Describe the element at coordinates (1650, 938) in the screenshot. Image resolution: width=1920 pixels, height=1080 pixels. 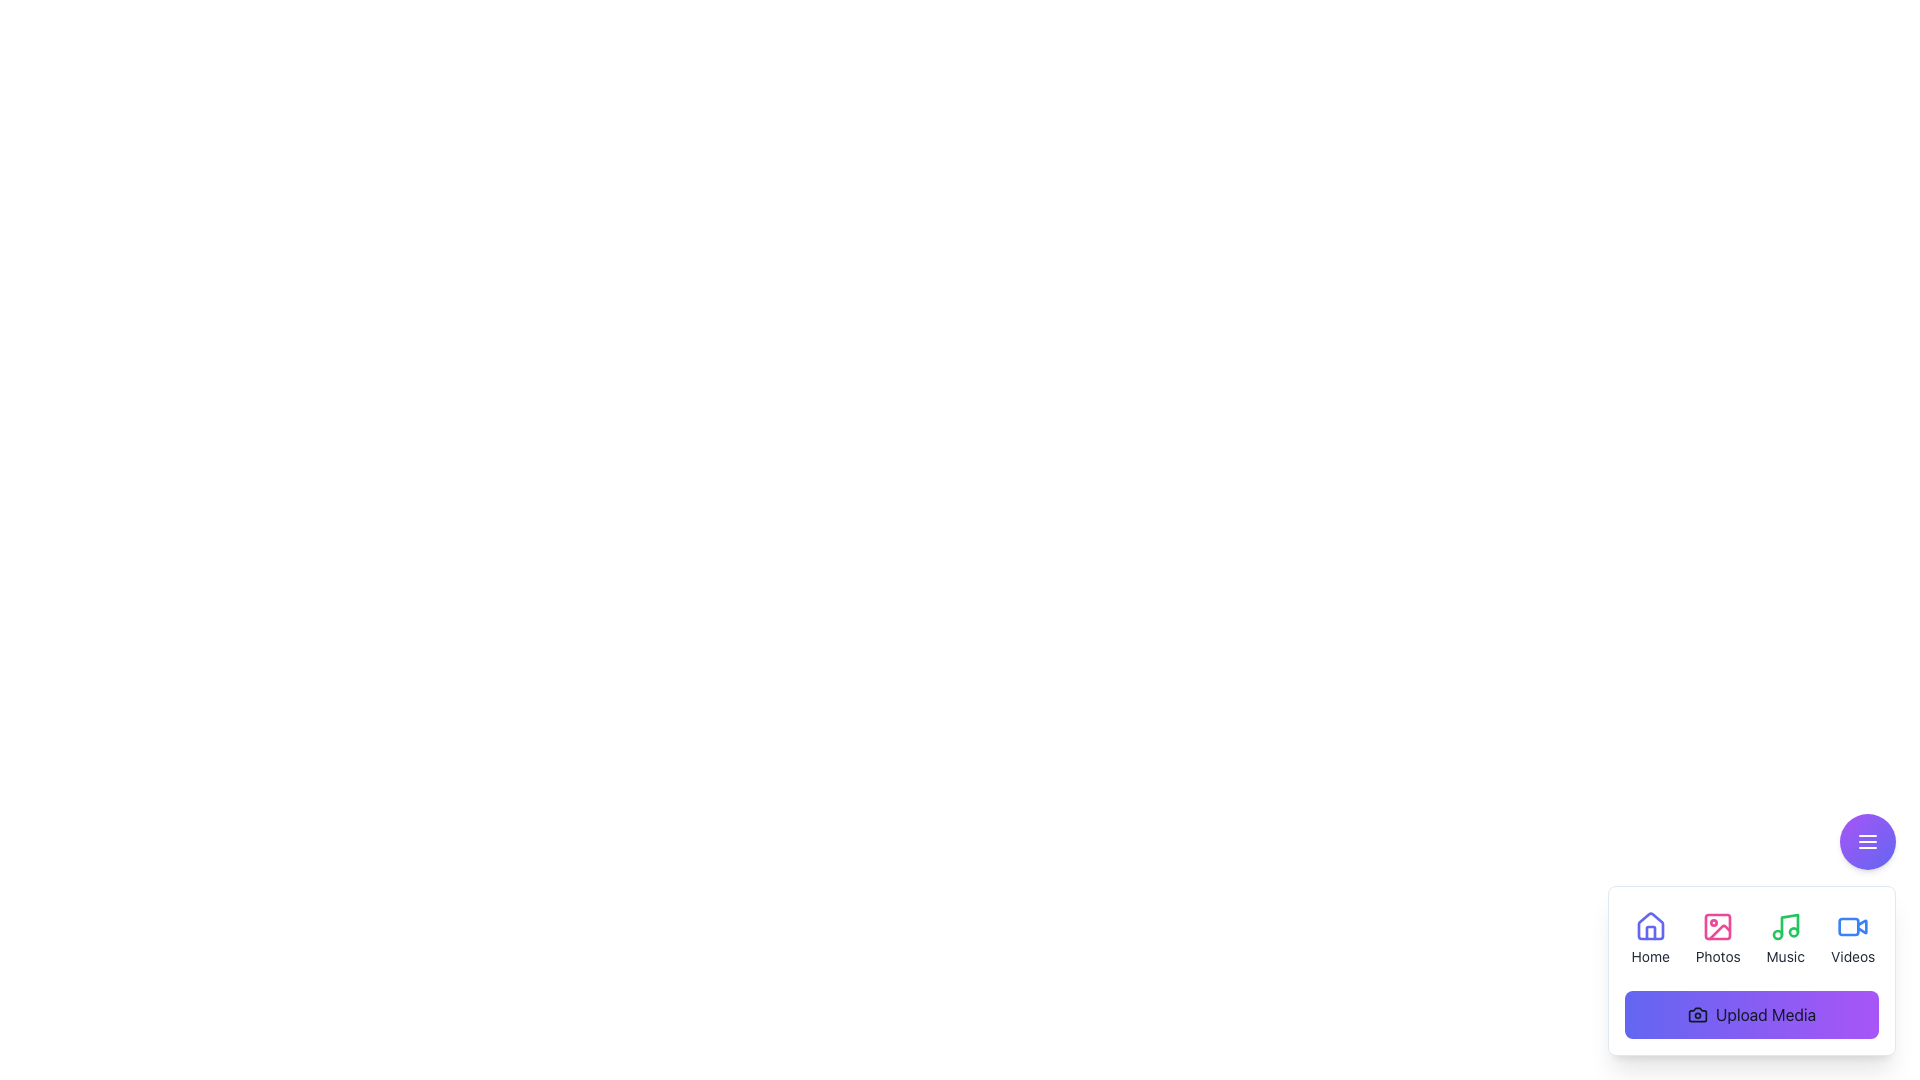
I see `the 'Home' button, which features a blue house icon above the text label 'Home'` at that location.